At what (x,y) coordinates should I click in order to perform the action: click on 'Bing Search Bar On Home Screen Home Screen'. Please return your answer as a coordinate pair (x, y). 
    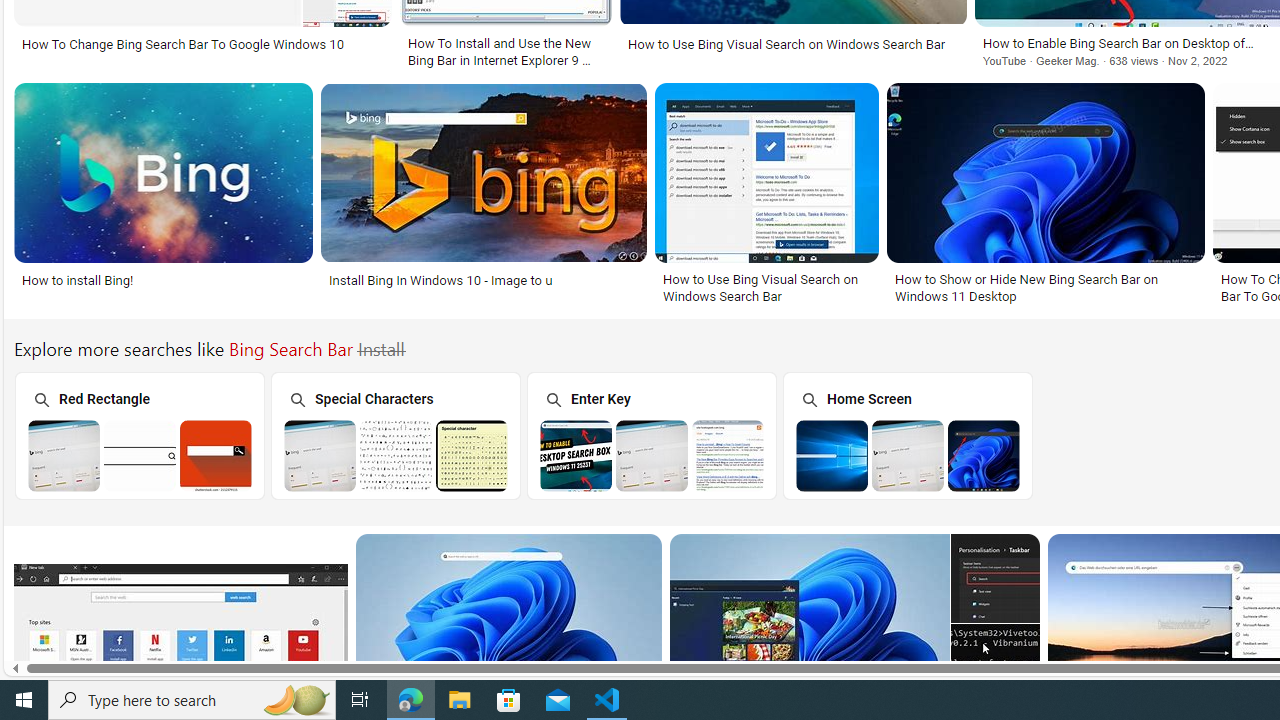
    Looking at the image, I should click on (906, 434).